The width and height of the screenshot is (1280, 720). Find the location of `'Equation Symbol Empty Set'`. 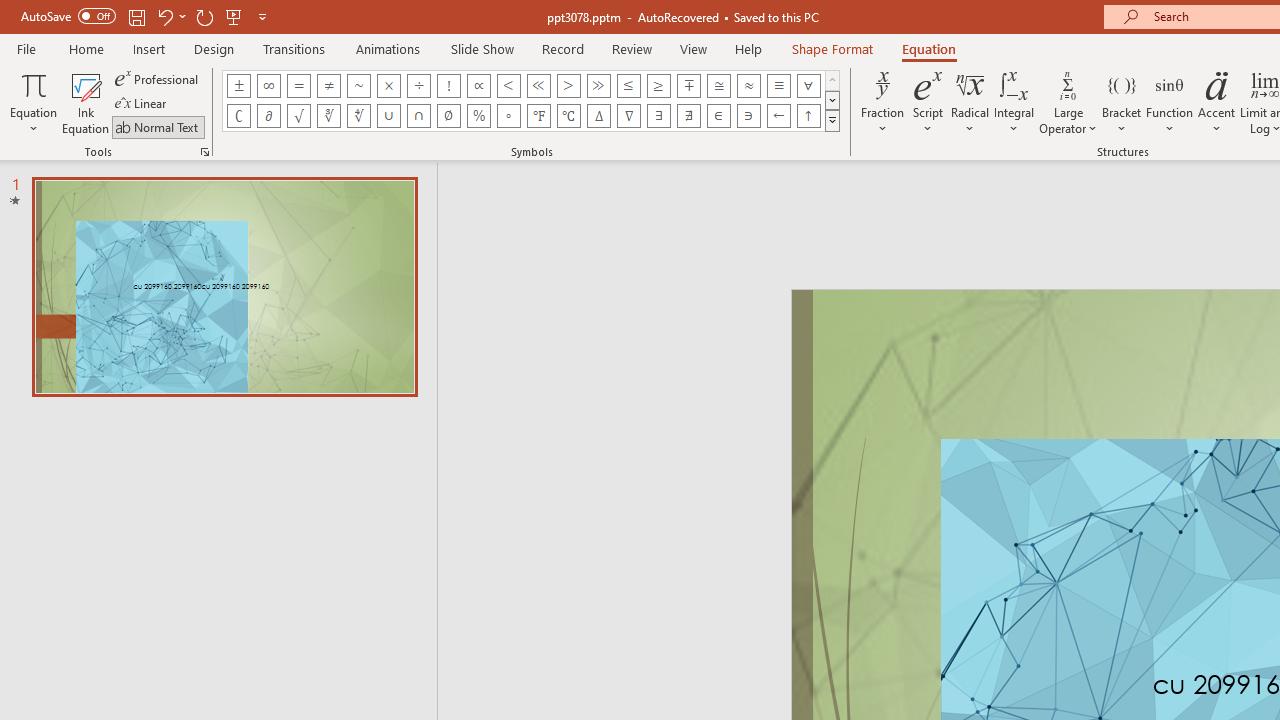

'Equation Symbol Empty Set' is located at coordinates (447, 115).